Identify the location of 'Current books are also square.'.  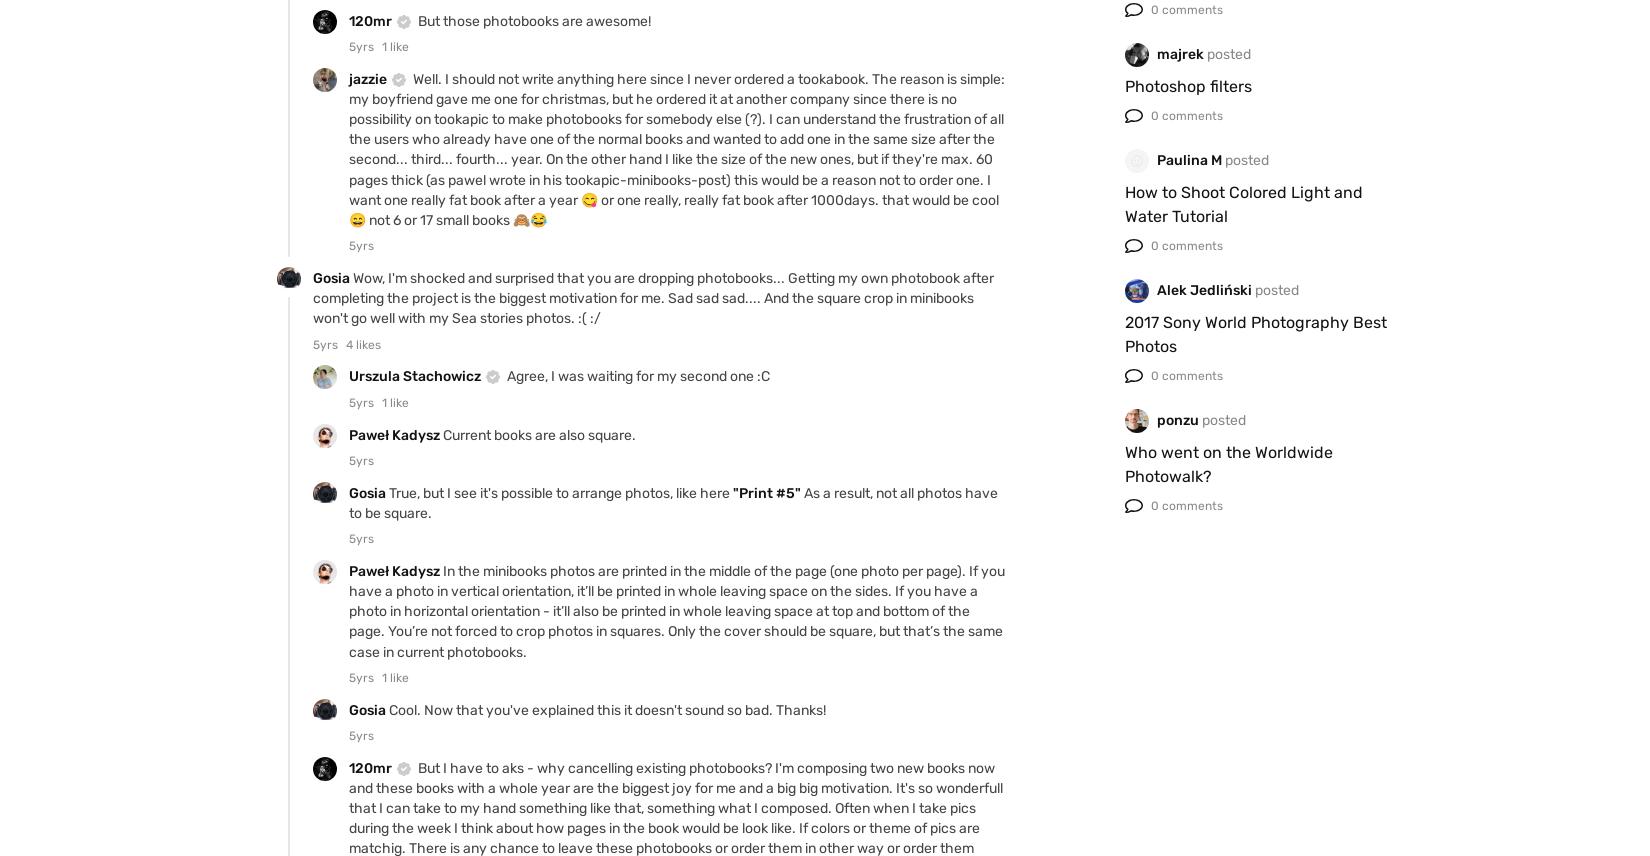
(538, 434).